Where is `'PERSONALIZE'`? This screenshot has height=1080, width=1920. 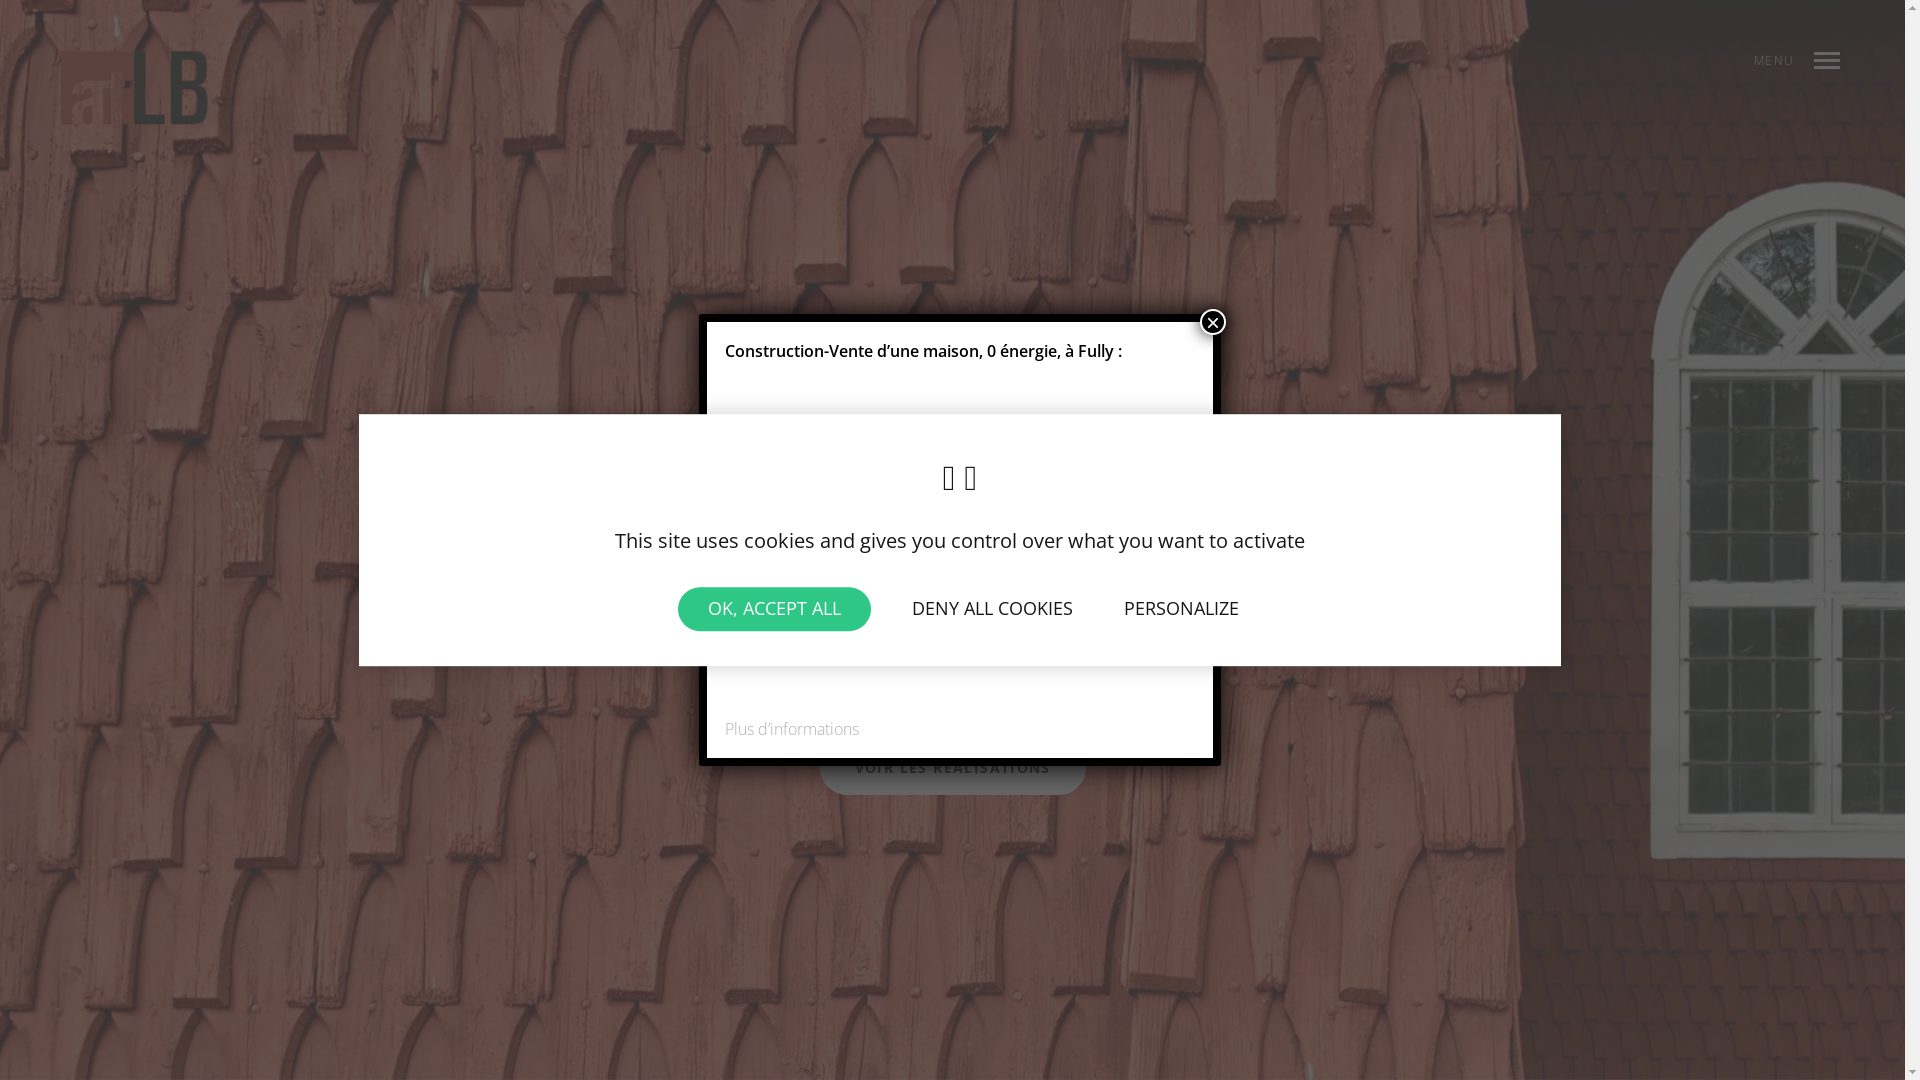
'PERSONALIZE' is located at coordinates (1181, 608).